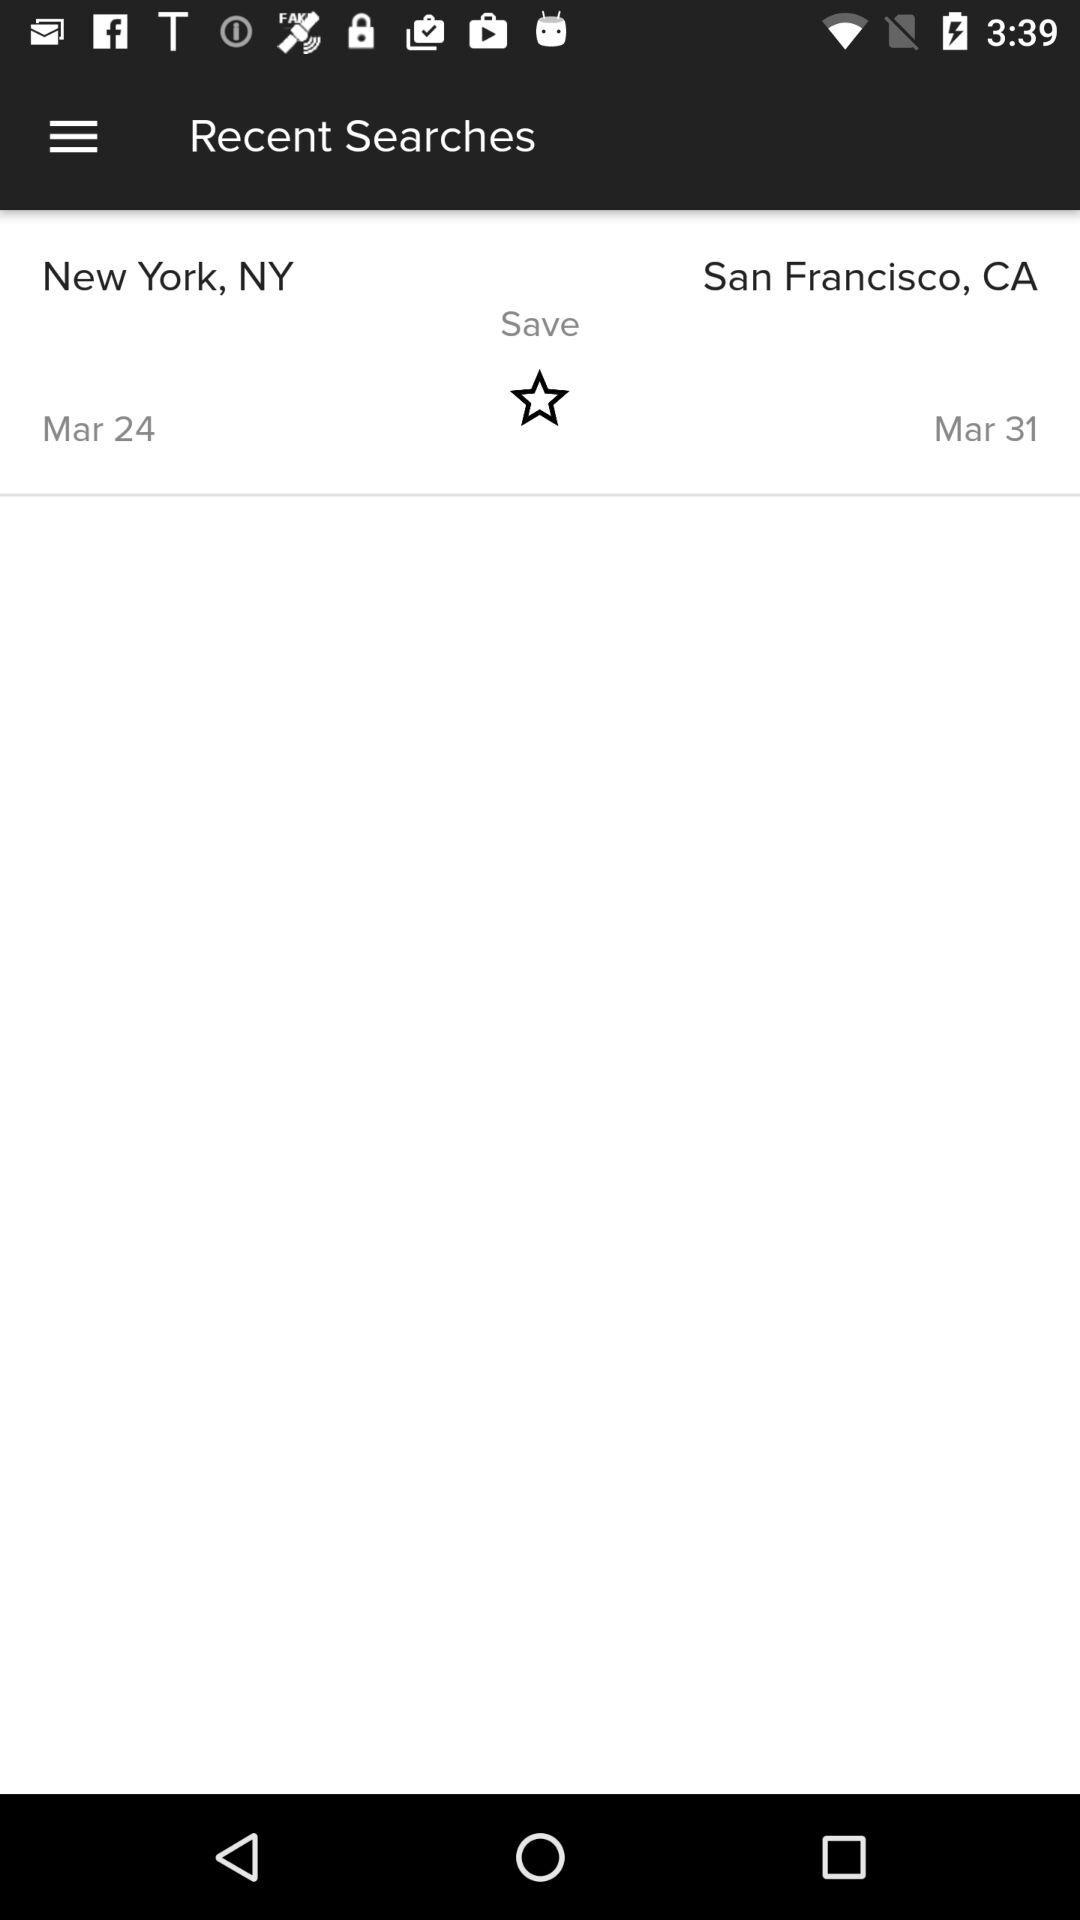 The height and width of the screenshot is (1920, 1080). Describe the element at coordinates (538, 398) in the screenshot. I see `icon below save item` at that location.